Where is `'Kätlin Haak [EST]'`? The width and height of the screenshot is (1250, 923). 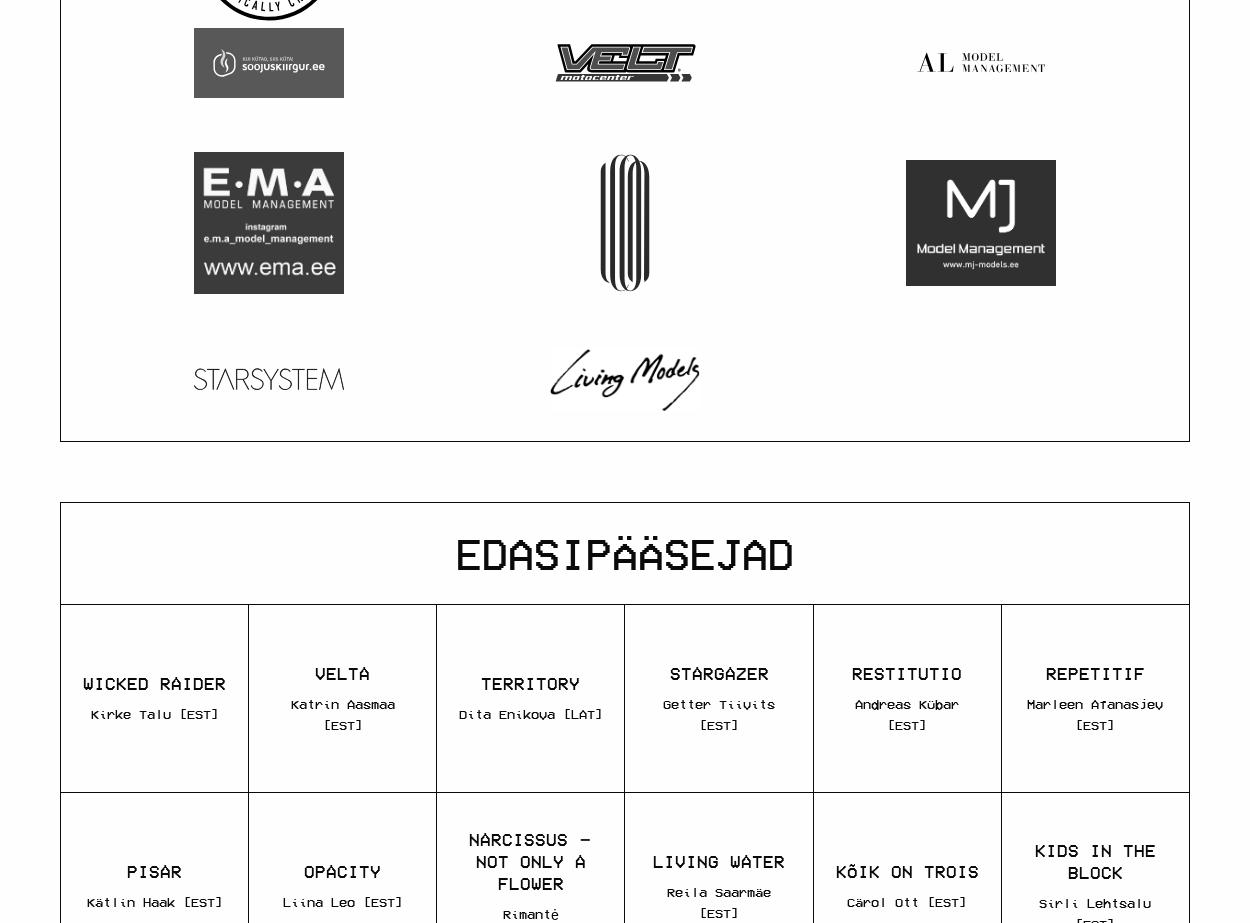 'Kätlin Haak [EST]' is located at coordinates (154, 900).